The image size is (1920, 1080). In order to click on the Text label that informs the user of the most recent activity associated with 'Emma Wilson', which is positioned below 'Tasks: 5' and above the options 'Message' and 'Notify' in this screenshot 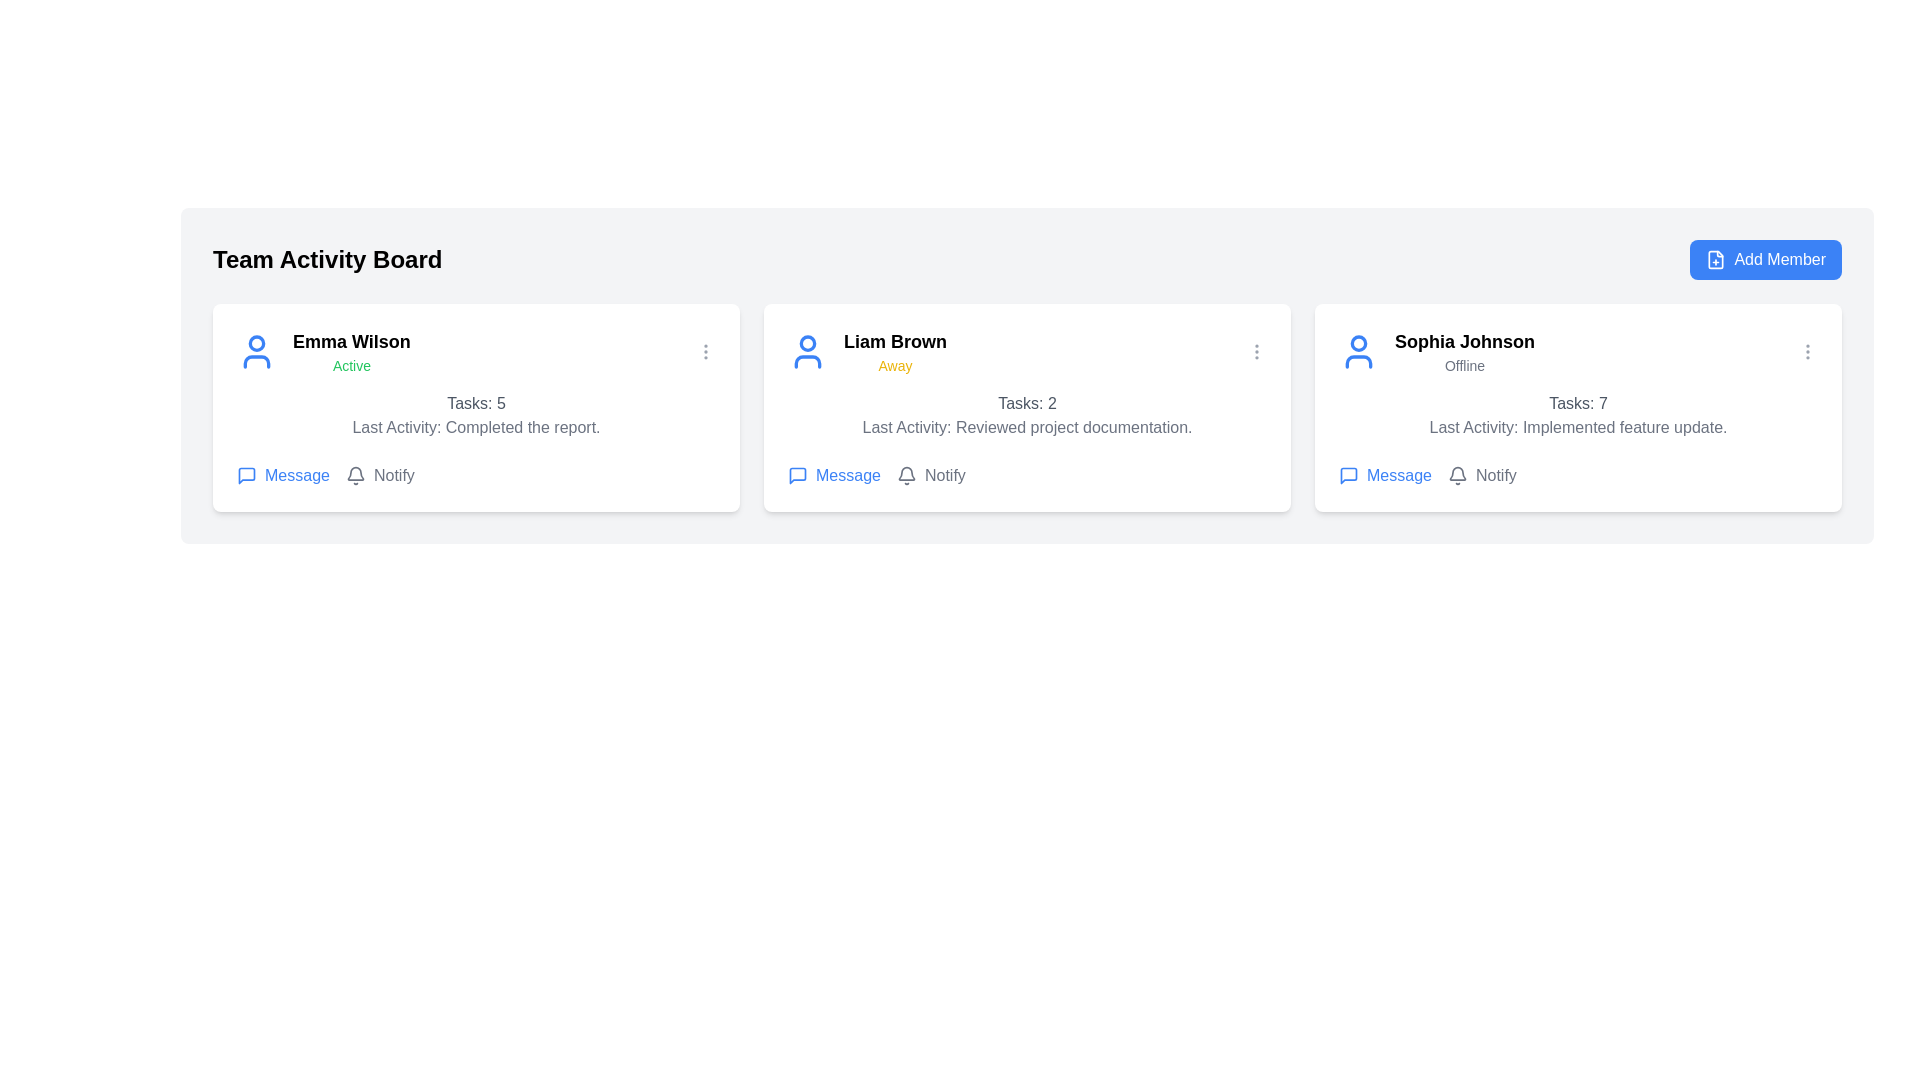, I will do `click(475, 427)`.